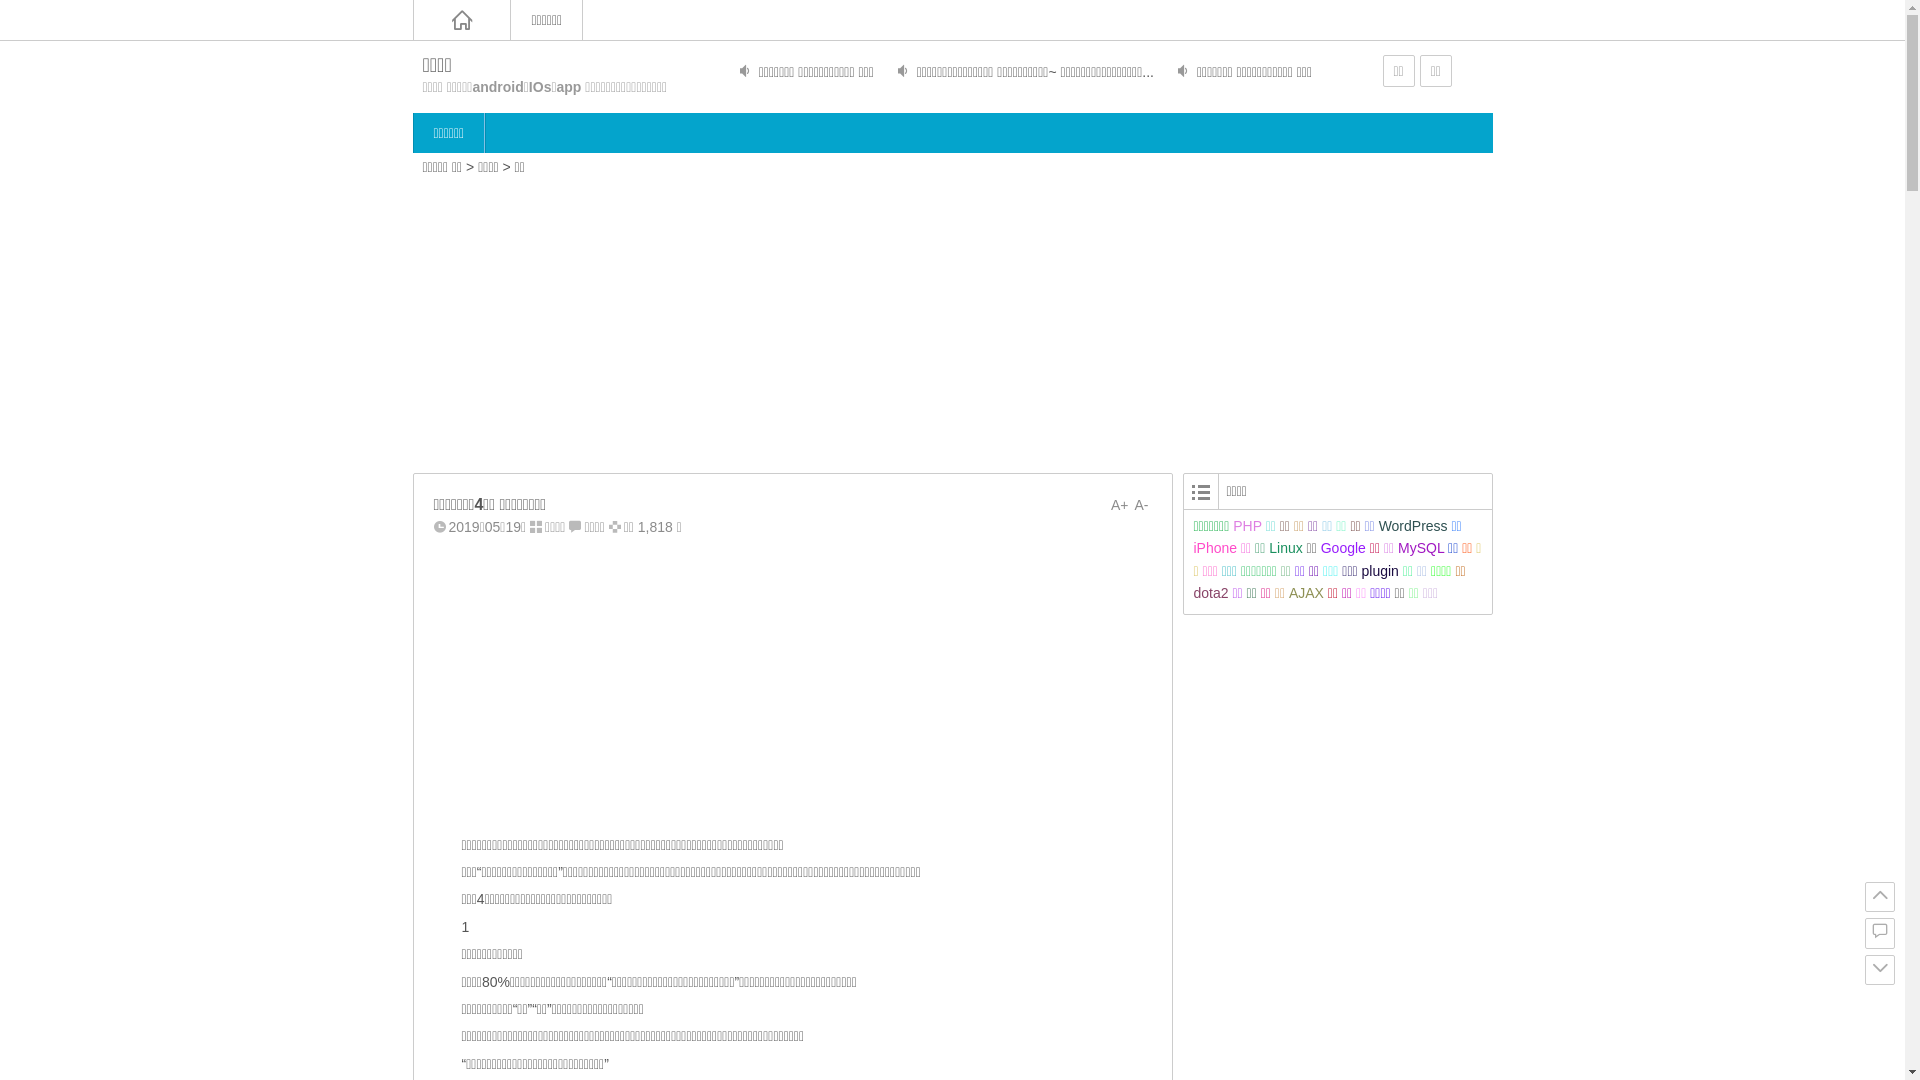 Image resolution: width=1920 pixels, height=1080 pixels. Describe the element at coordinates (952, 320) in the screenshot. I see `'Advertisement'` at that location.